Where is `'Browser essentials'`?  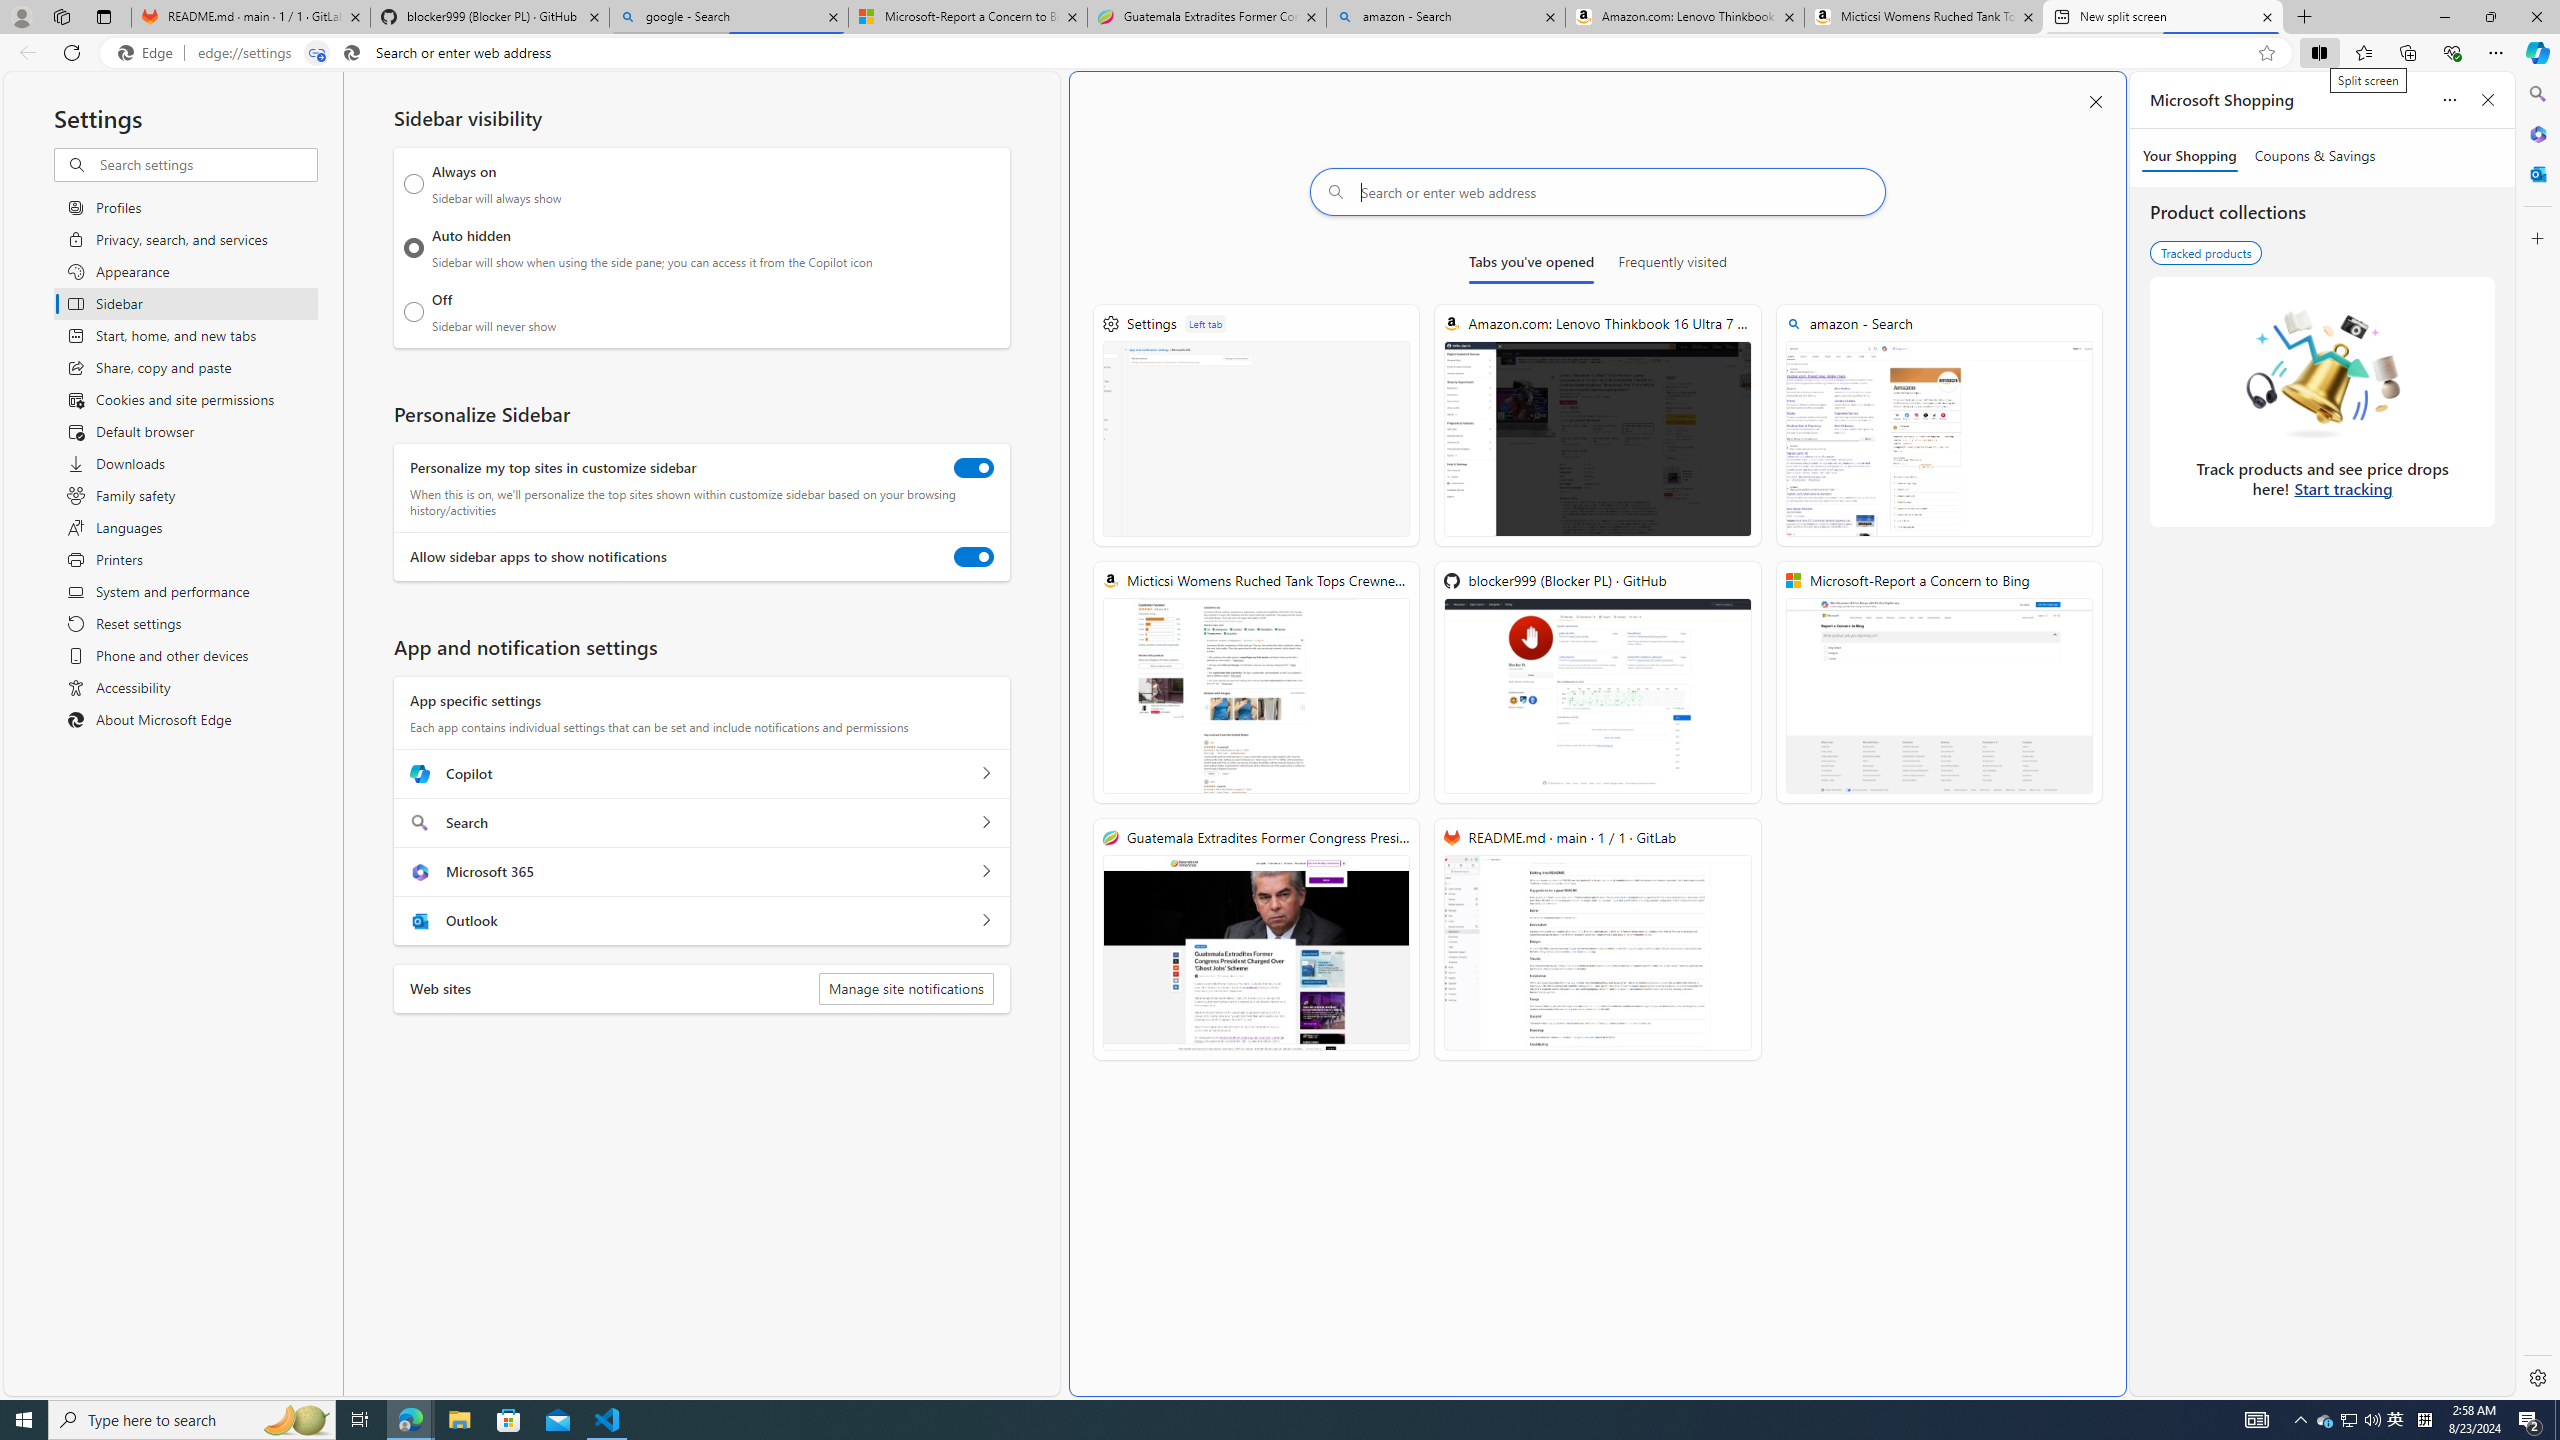 'Browser essentials' is located at coordinates (2451, 51).